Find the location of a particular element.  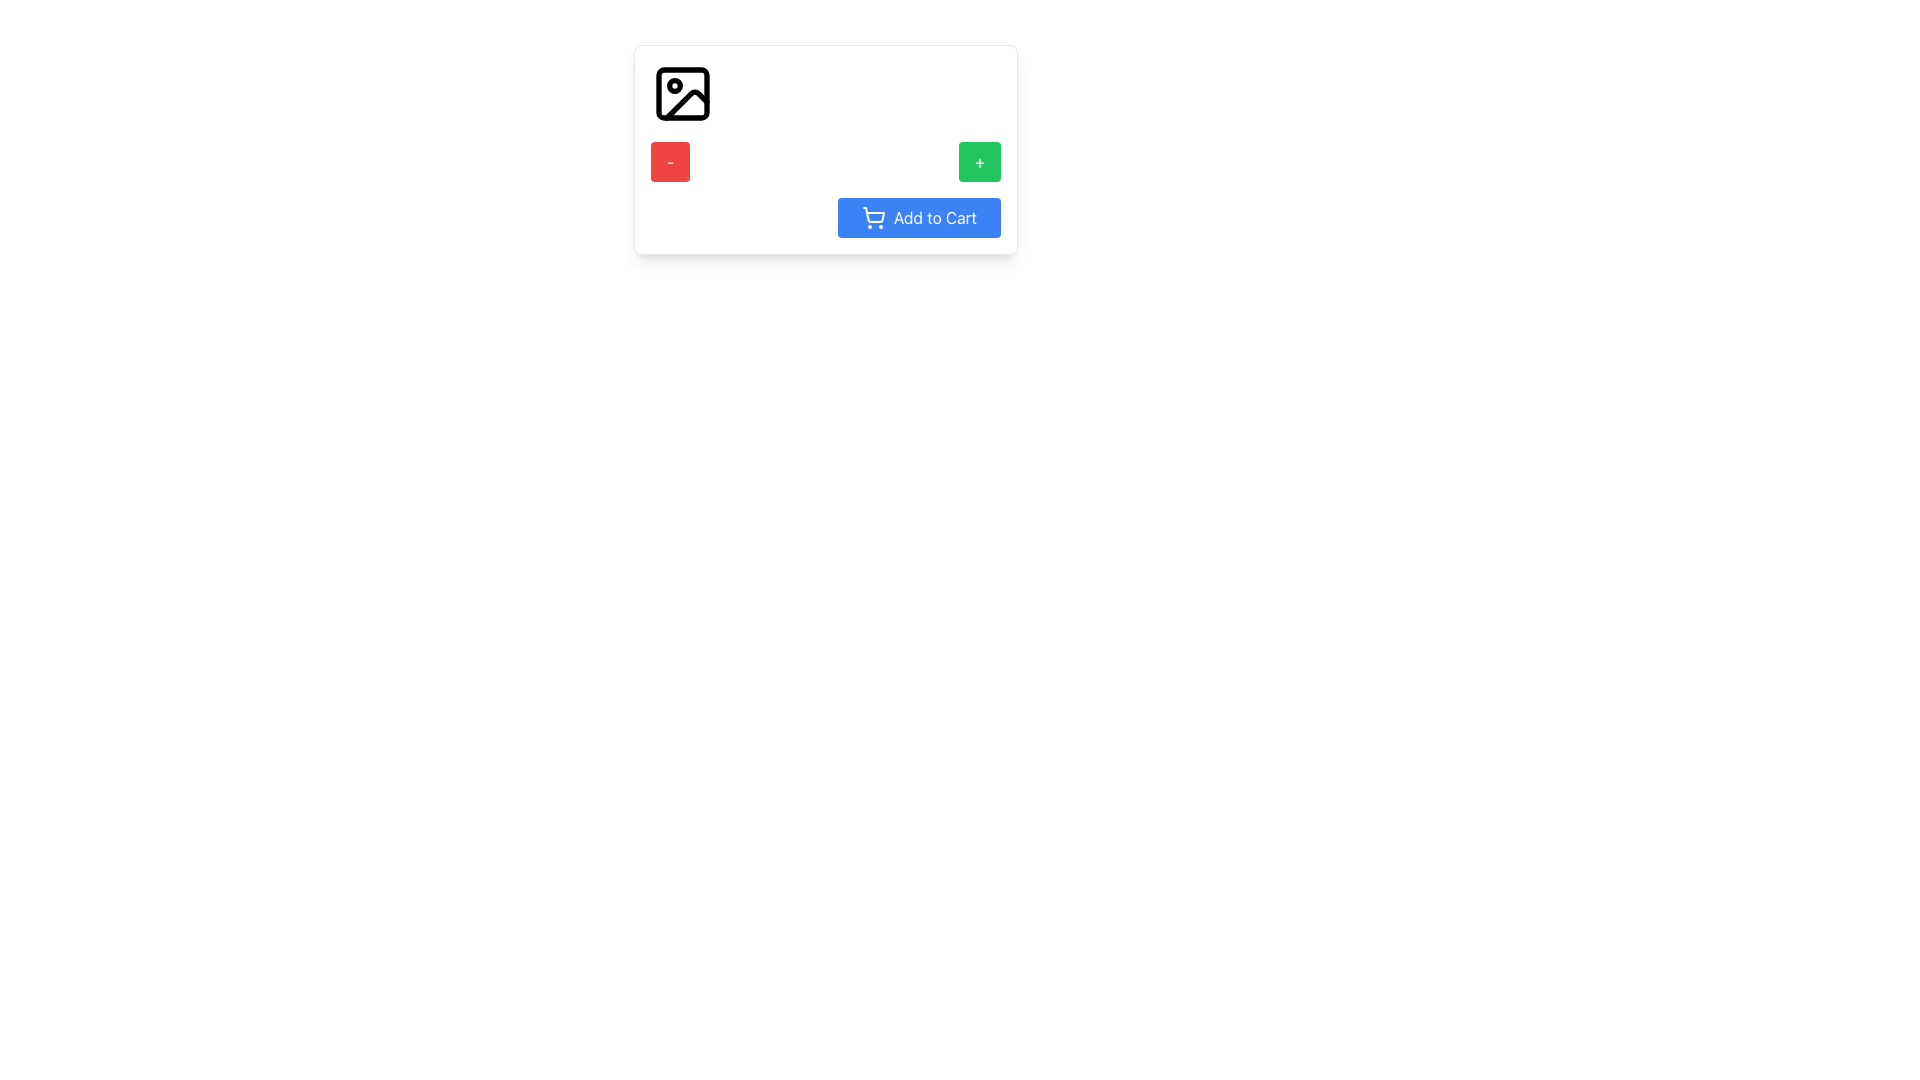

the small circular icon embellishment located in the top-left corner of the image frame icon is located at coordinates (675, 84).